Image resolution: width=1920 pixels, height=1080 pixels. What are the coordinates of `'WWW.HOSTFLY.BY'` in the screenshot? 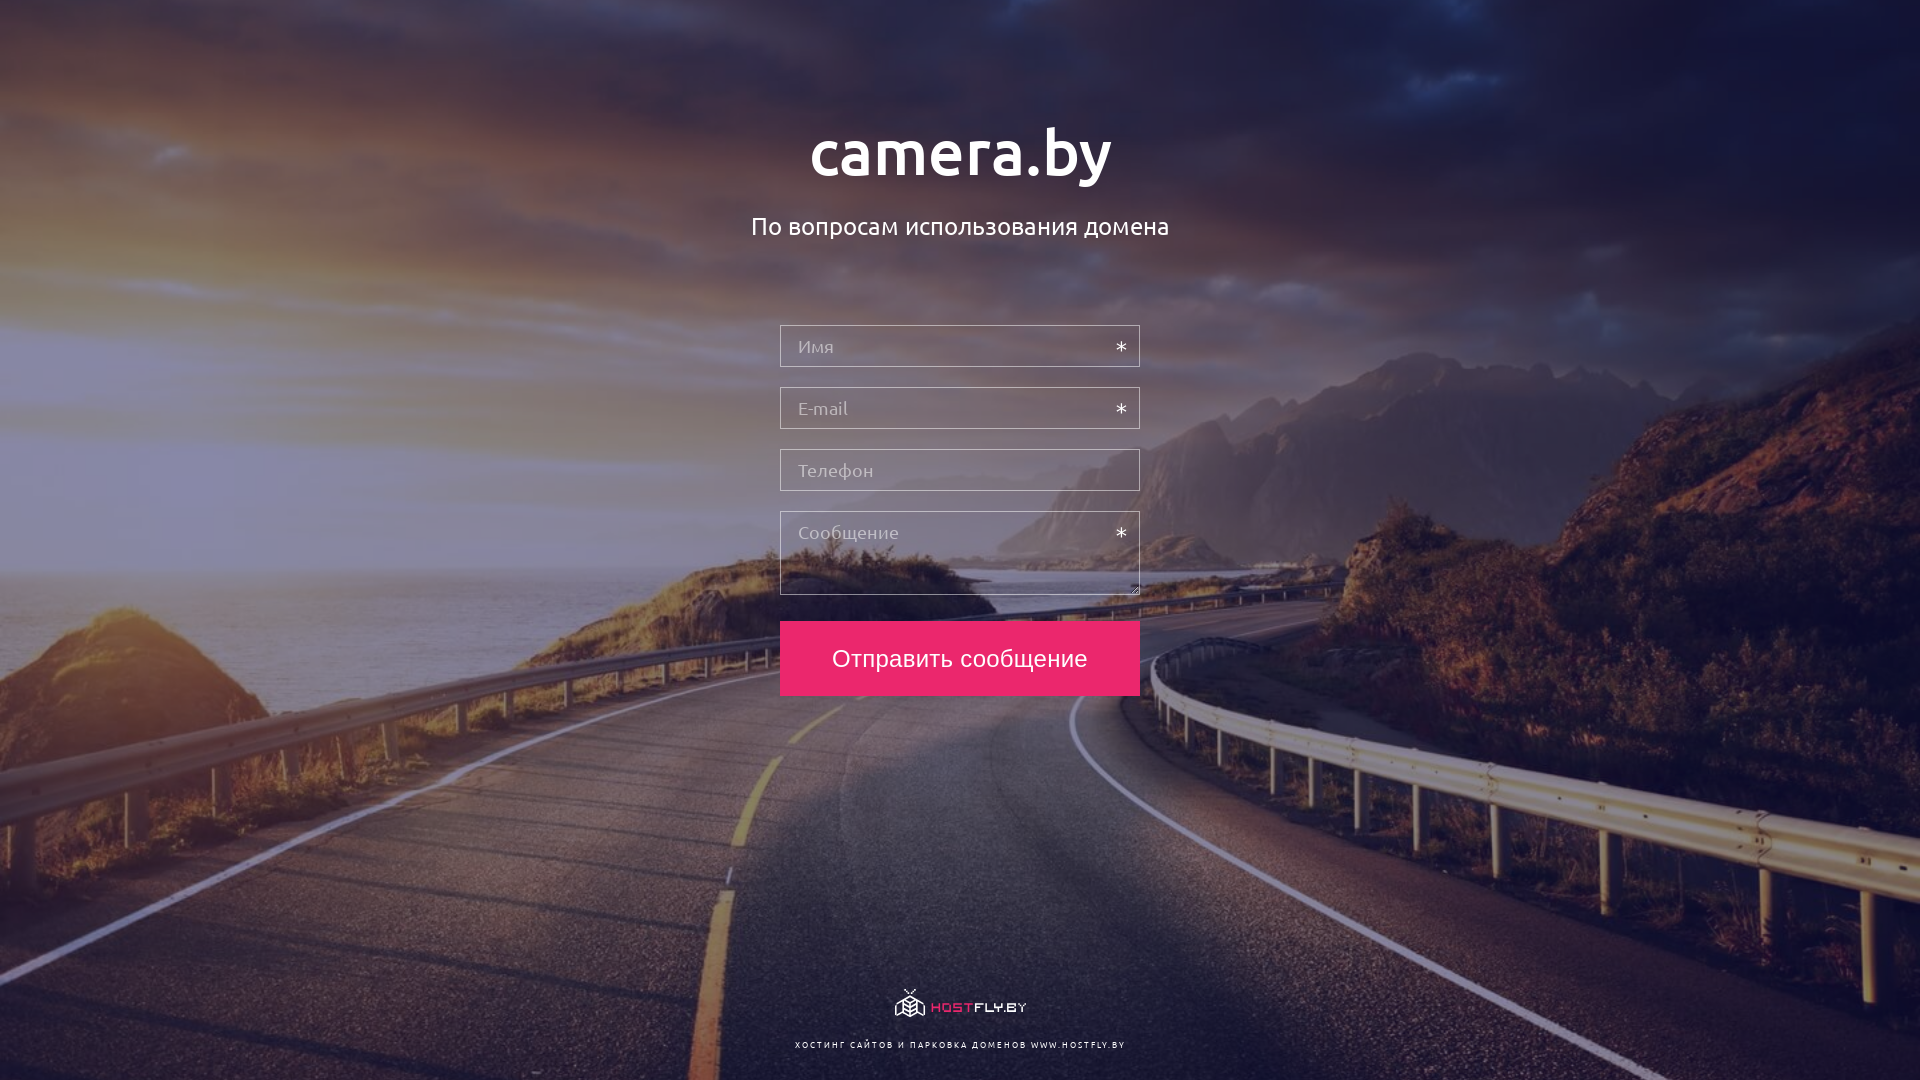 It's located at (1076, 1043).